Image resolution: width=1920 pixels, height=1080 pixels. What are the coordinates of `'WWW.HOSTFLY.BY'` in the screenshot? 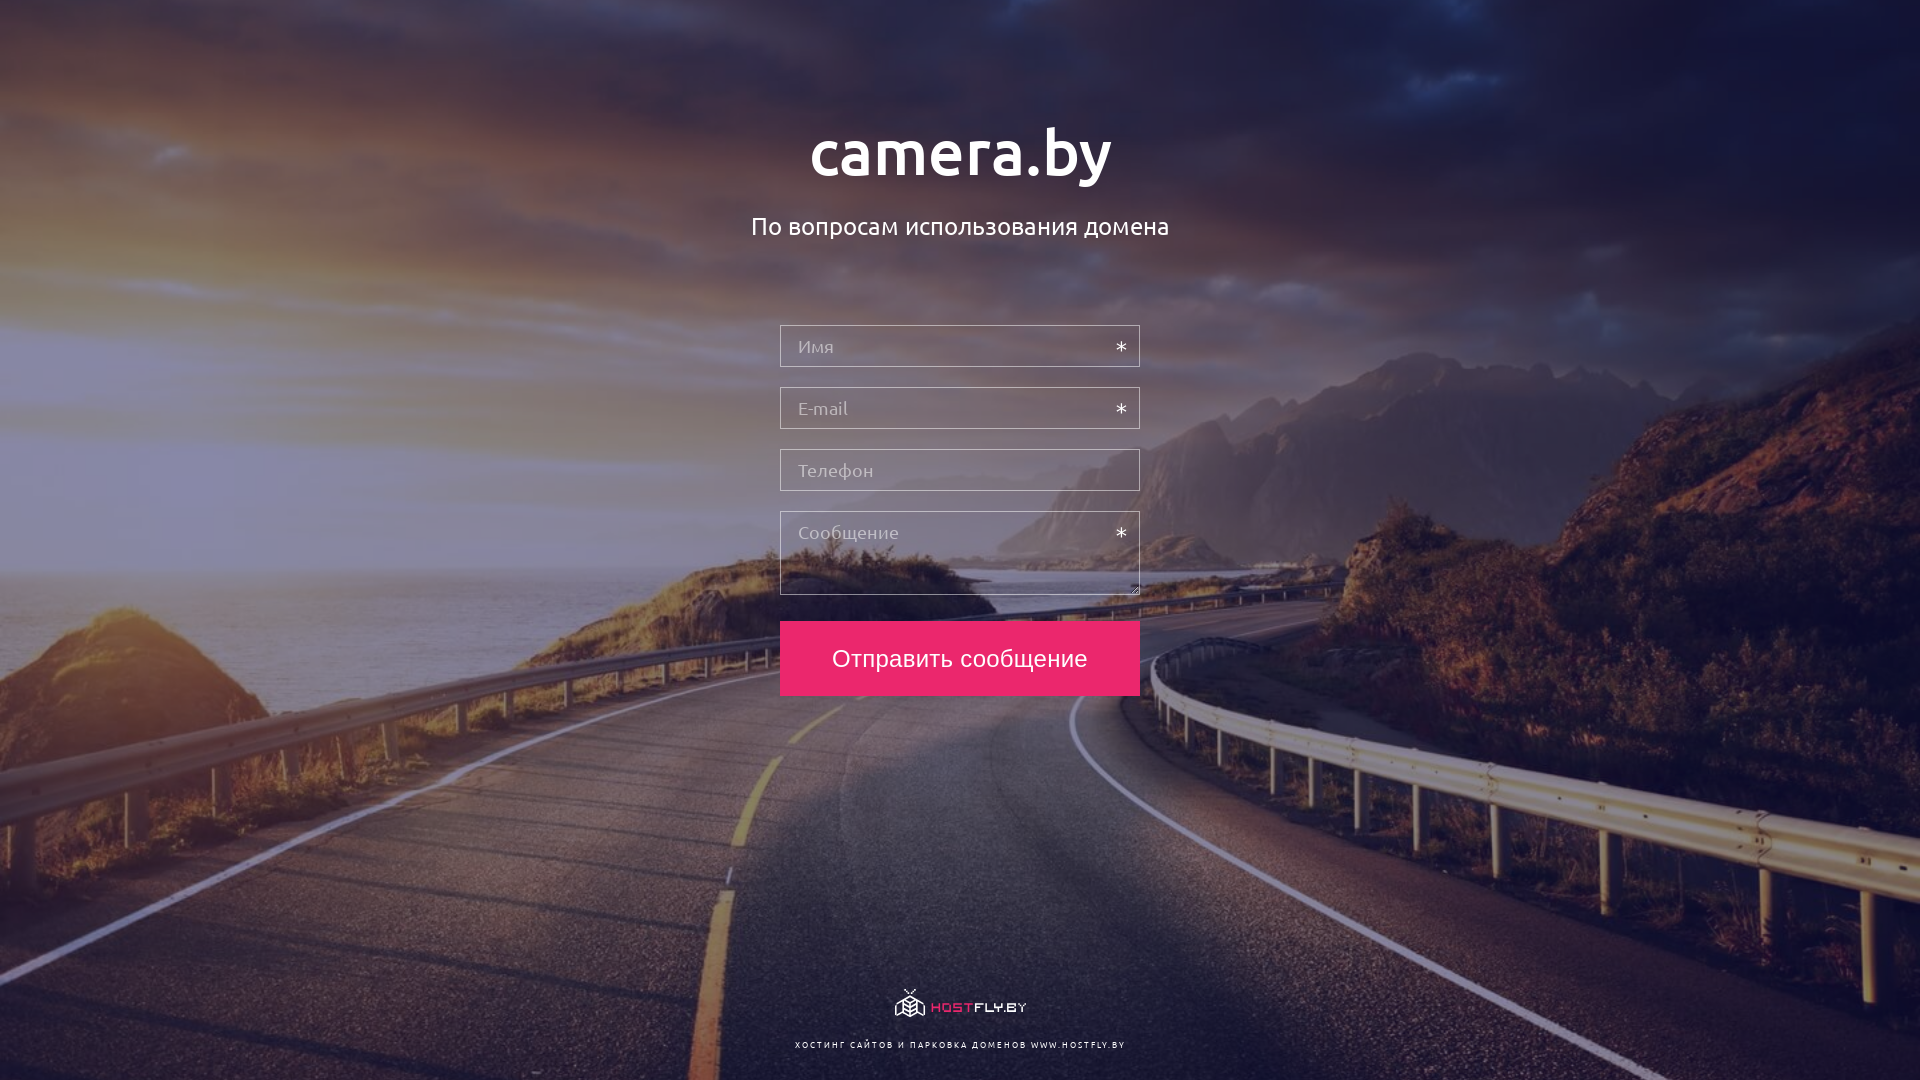 It's located at (1076, 1043).